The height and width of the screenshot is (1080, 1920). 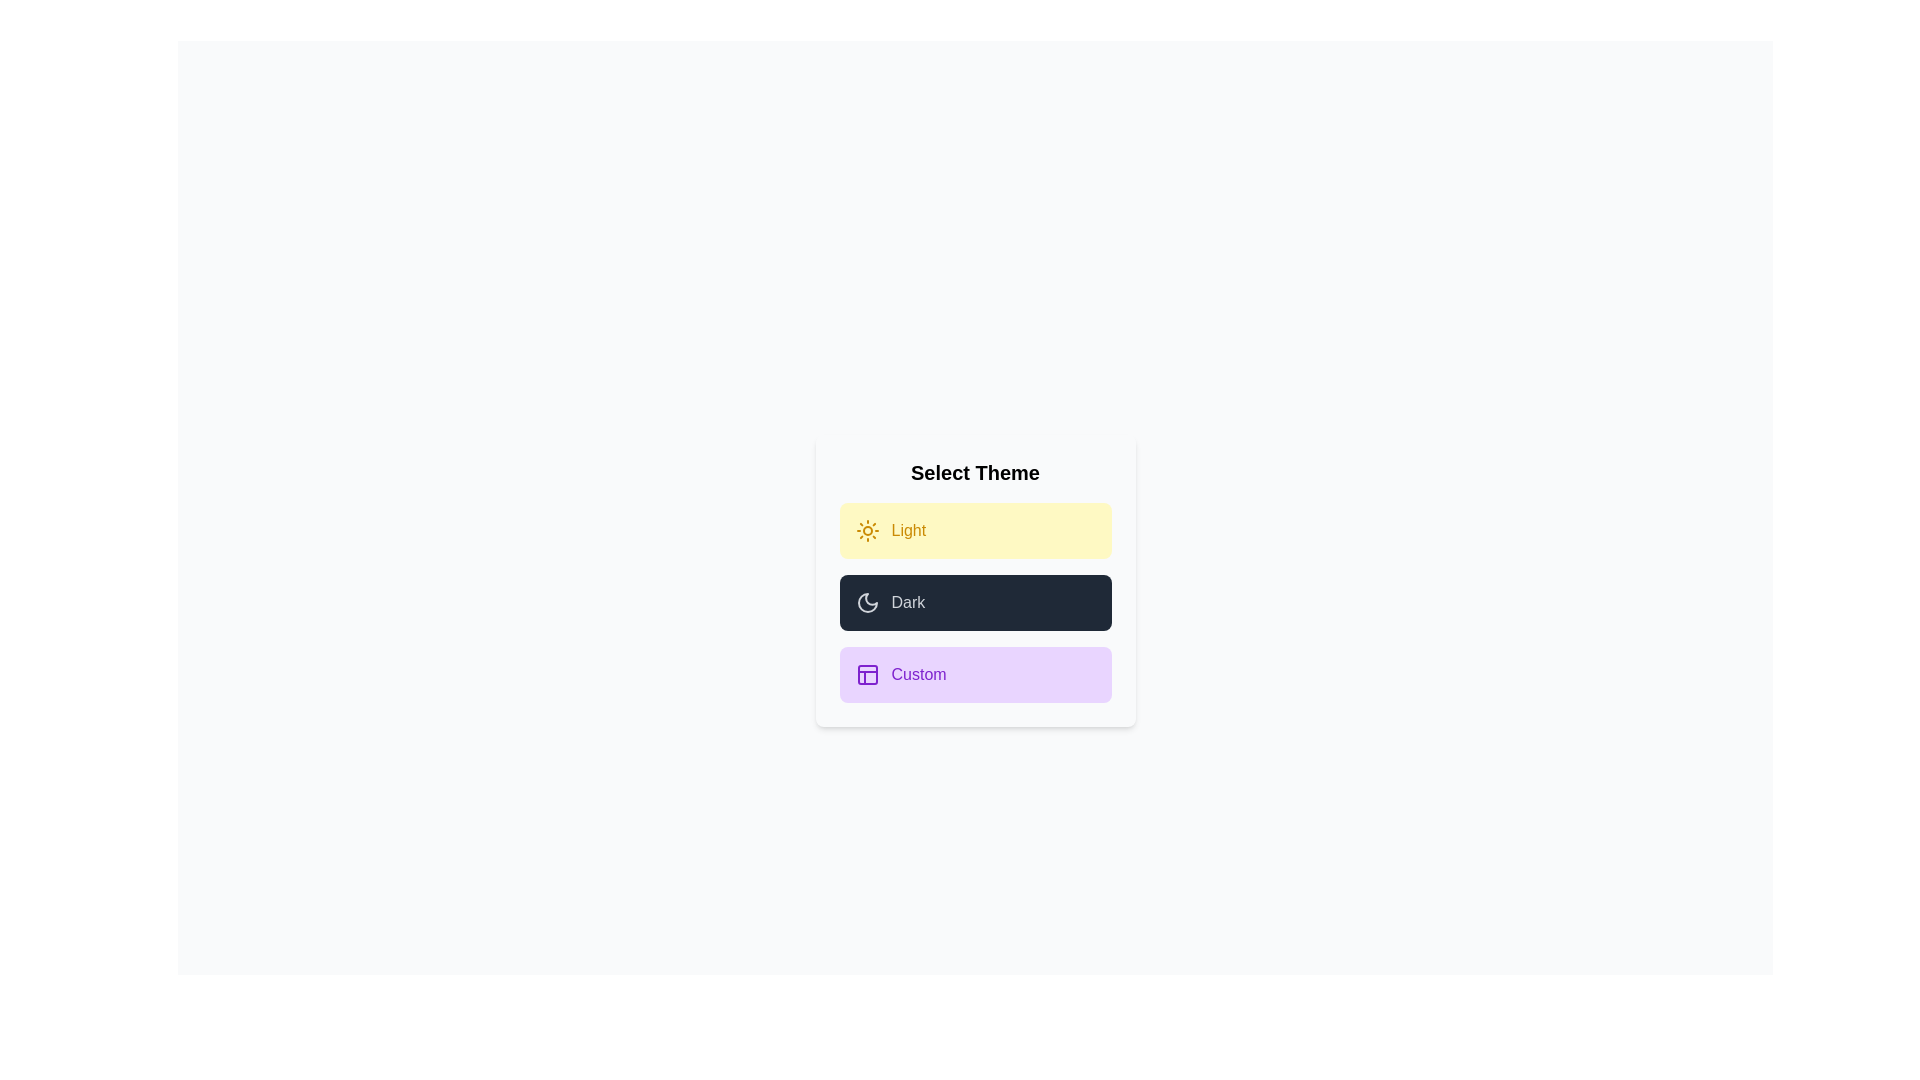 What do you see at coordinates (867, 601) in the screenshot?
I see `the moon icon representing the 'Dark' theme in the theme selection menu for accessibility purposes` at bounding box center [867, 601].